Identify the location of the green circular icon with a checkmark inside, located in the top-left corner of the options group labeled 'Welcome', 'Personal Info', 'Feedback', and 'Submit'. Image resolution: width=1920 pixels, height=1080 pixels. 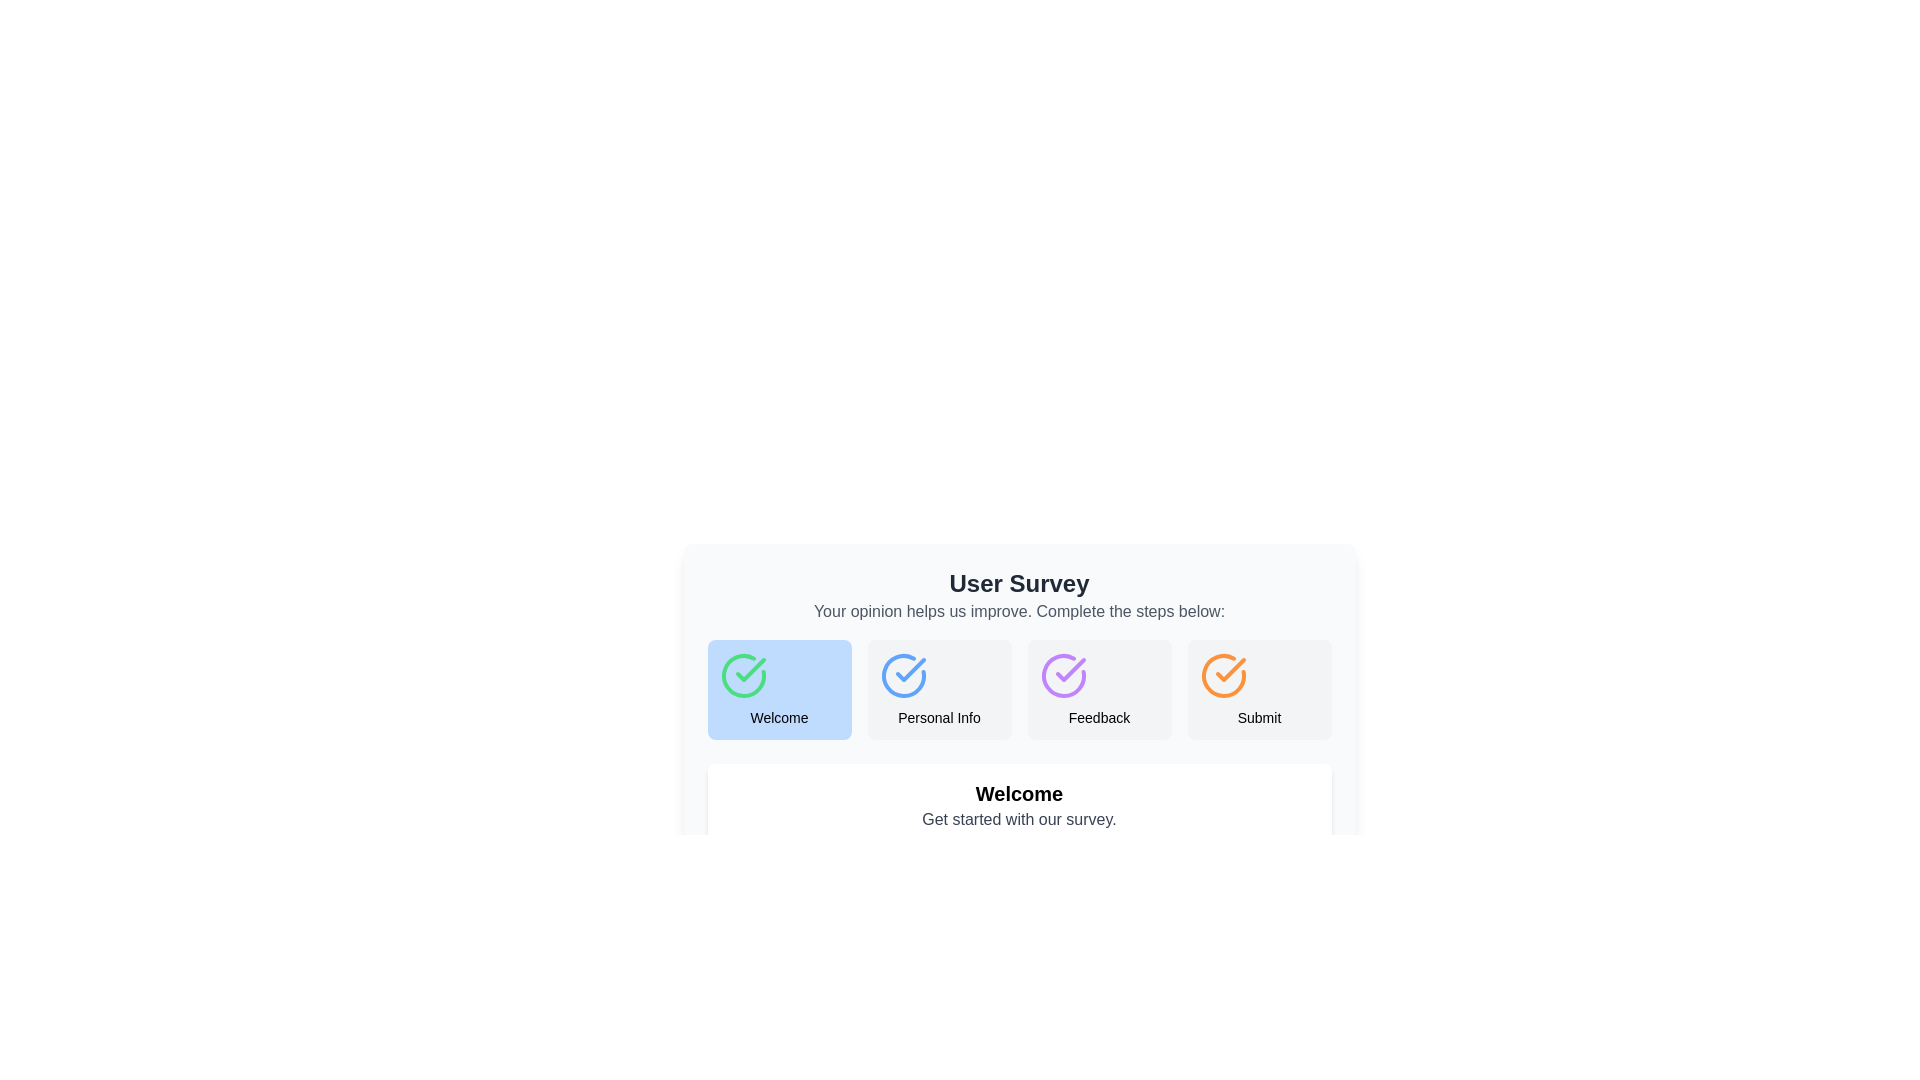
(742, 675).